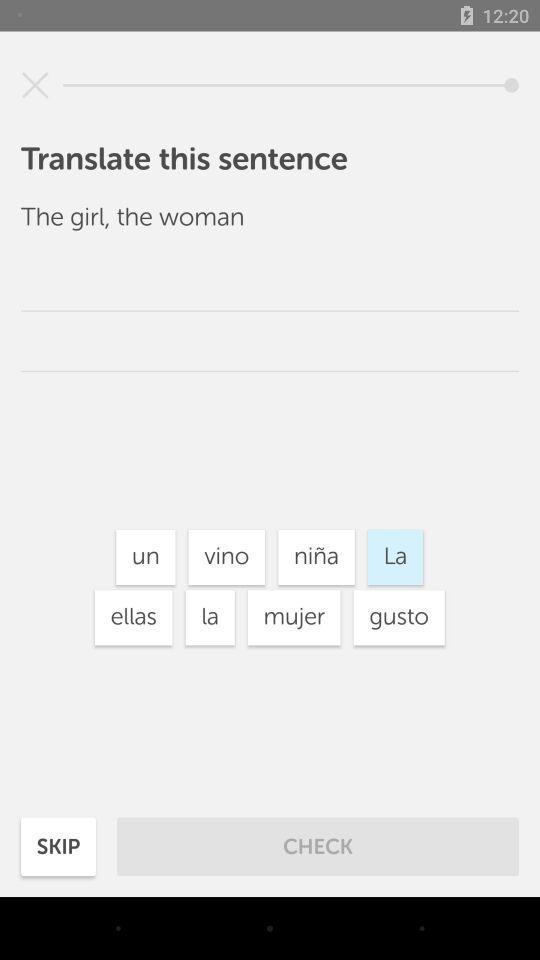 This screenshot has width=540, height=960. Describe the element at coordinates (226, 557) in the screenshot. I see `text which is right to un` at that location.